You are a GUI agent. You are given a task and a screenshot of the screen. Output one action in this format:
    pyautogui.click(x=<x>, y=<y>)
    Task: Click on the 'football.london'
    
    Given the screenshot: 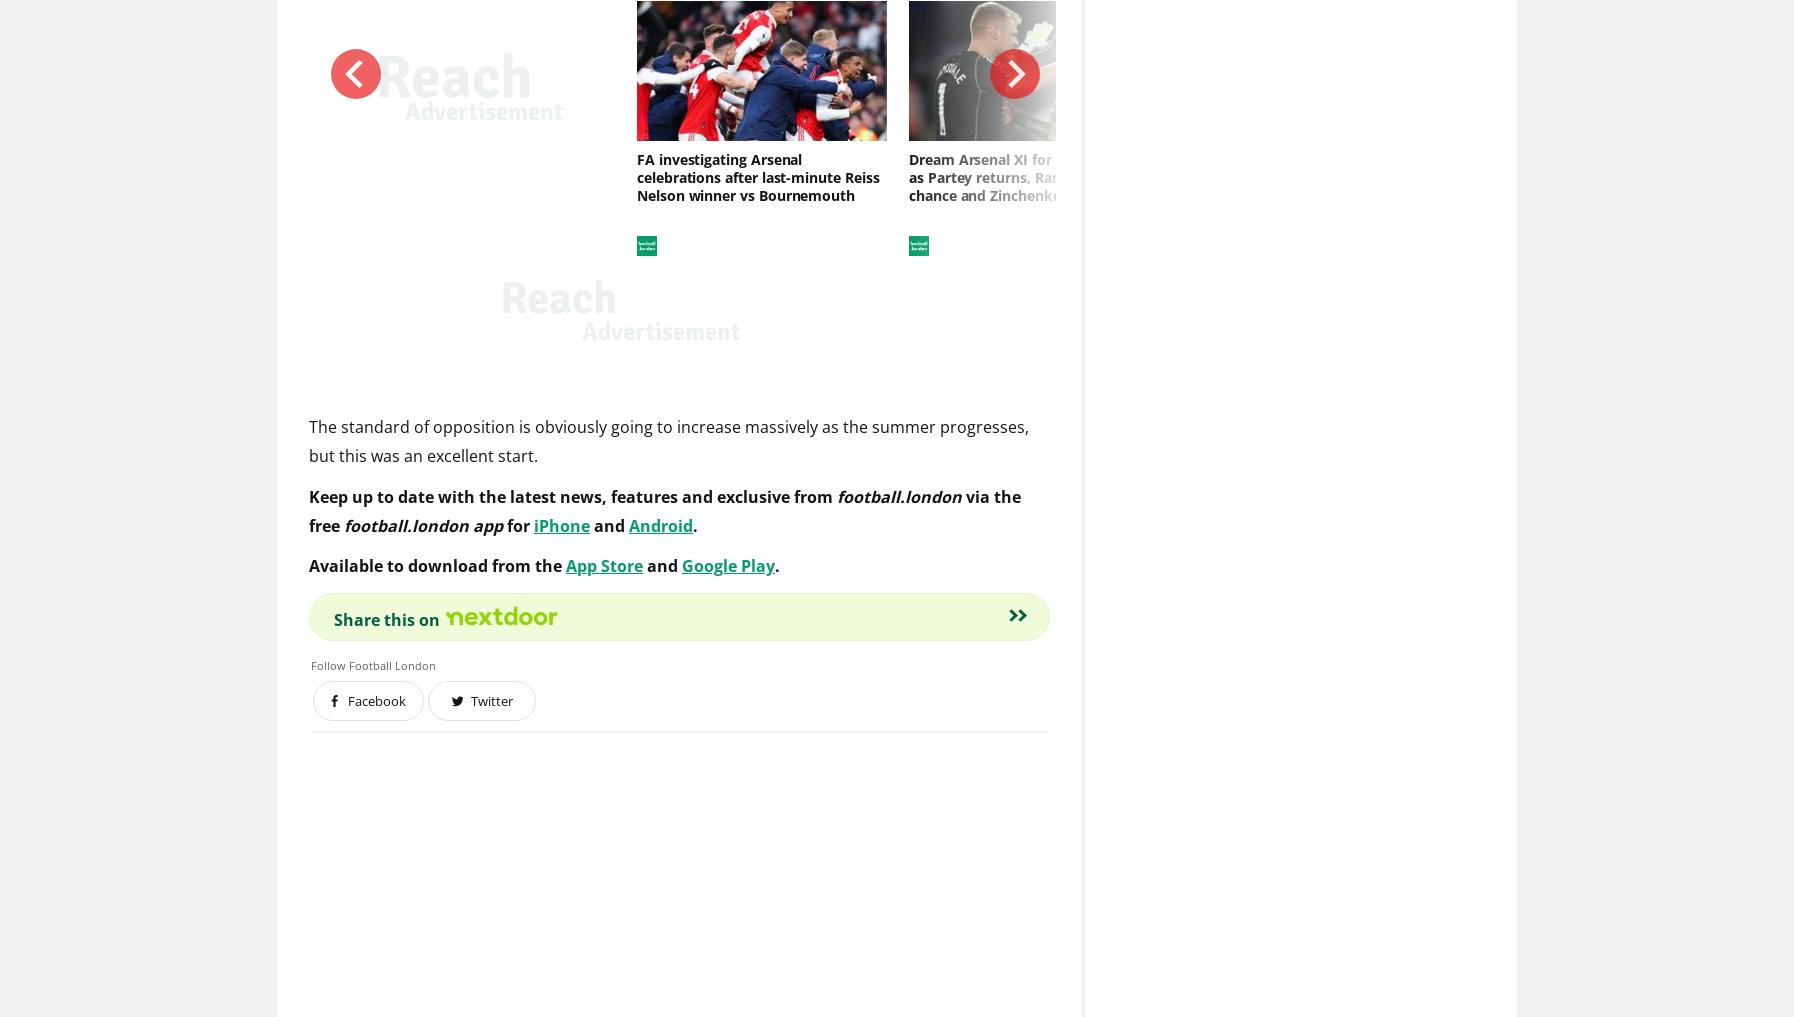 What is the action you would take?
    pyautogui.click(x=898, y=498)
    